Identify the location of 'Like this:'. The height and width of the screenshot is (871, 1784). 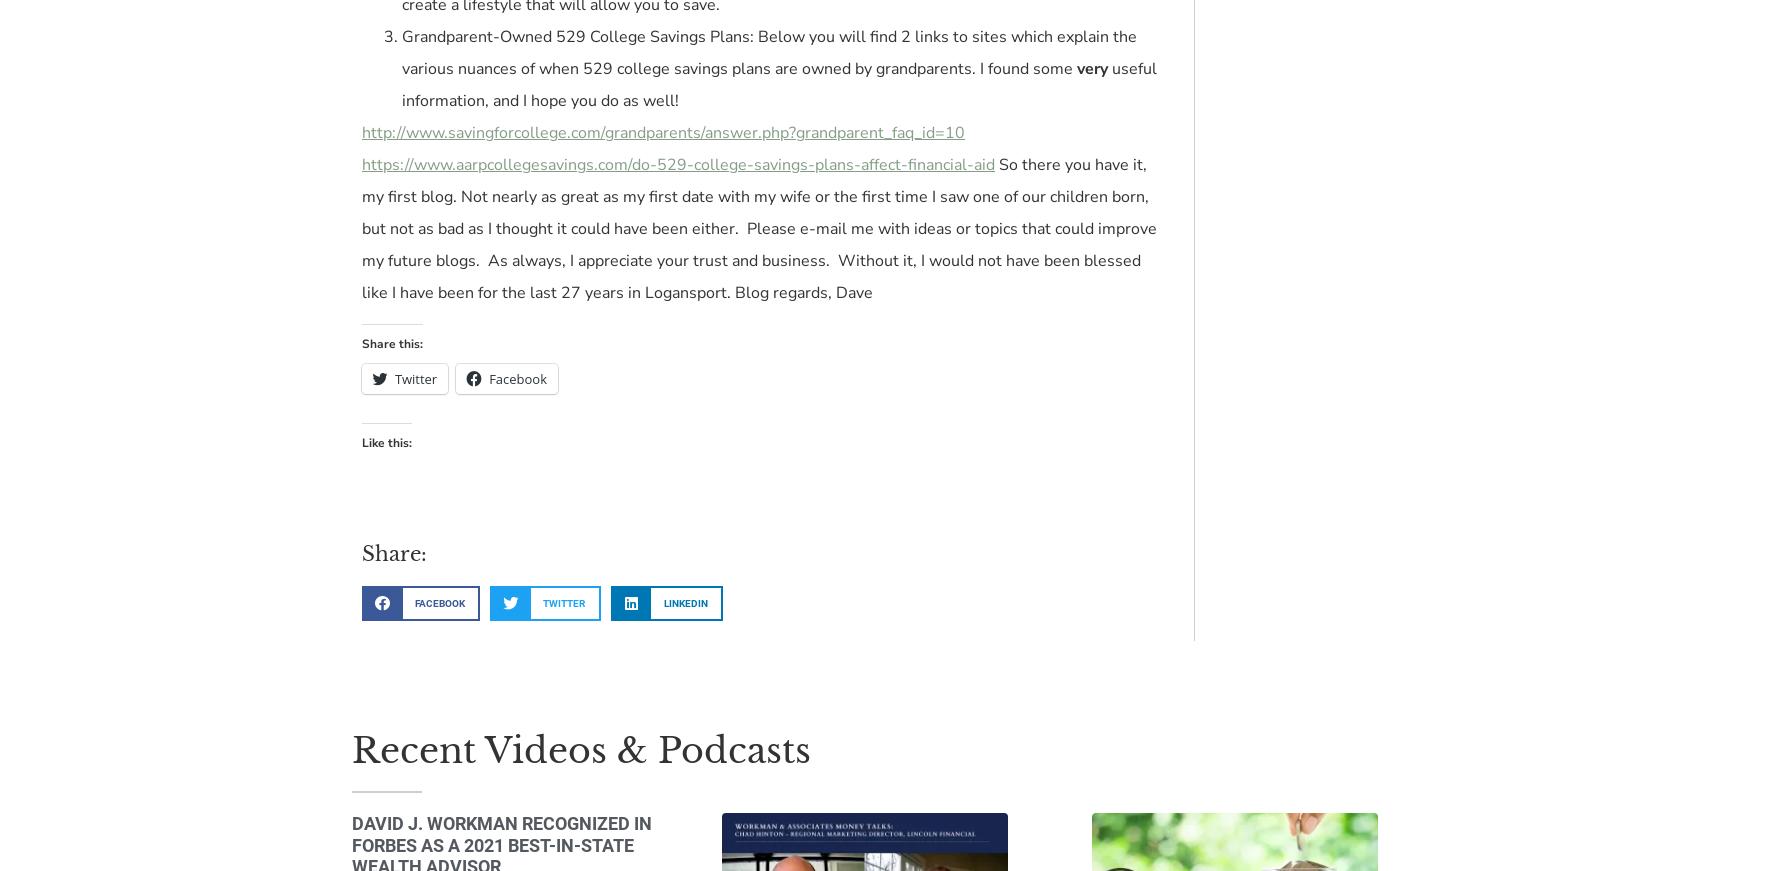
(385, 442).